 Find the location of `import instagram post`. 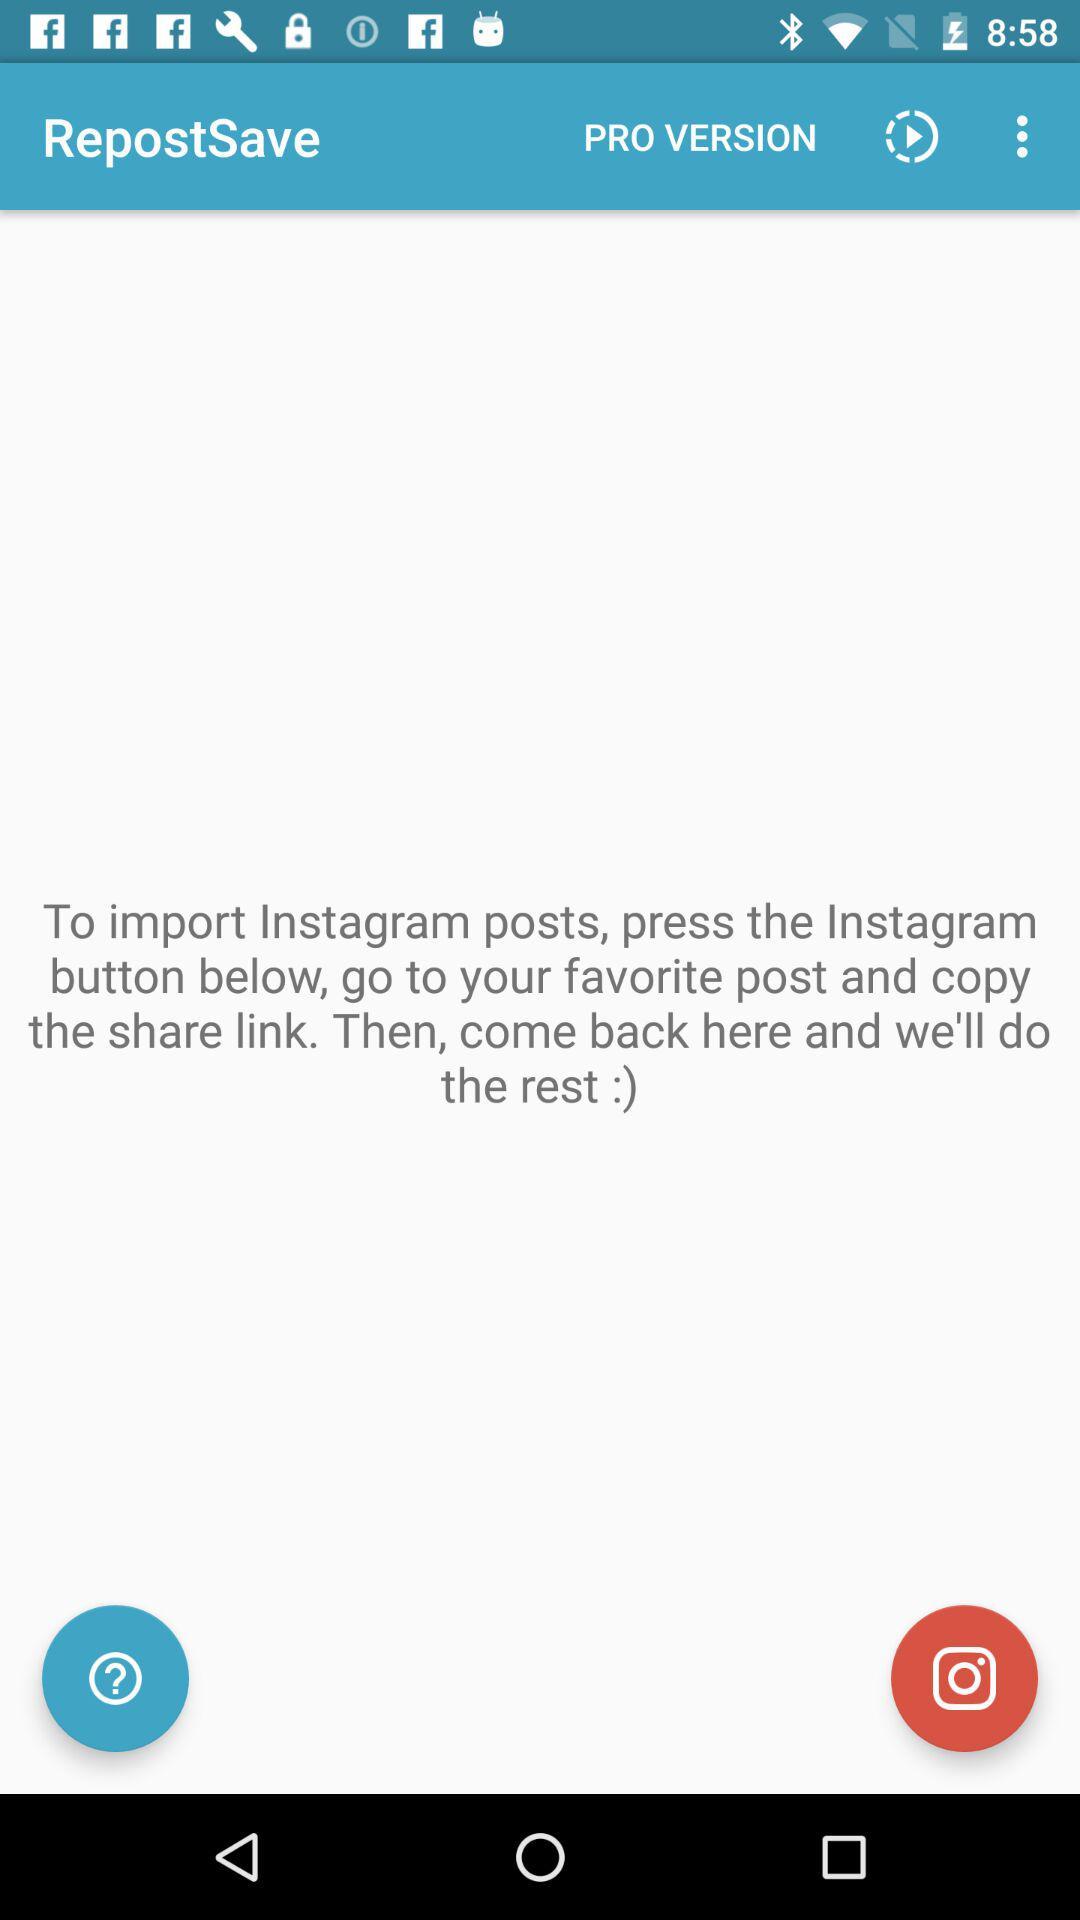

import instagram post is located at coordinates (963, 1678).